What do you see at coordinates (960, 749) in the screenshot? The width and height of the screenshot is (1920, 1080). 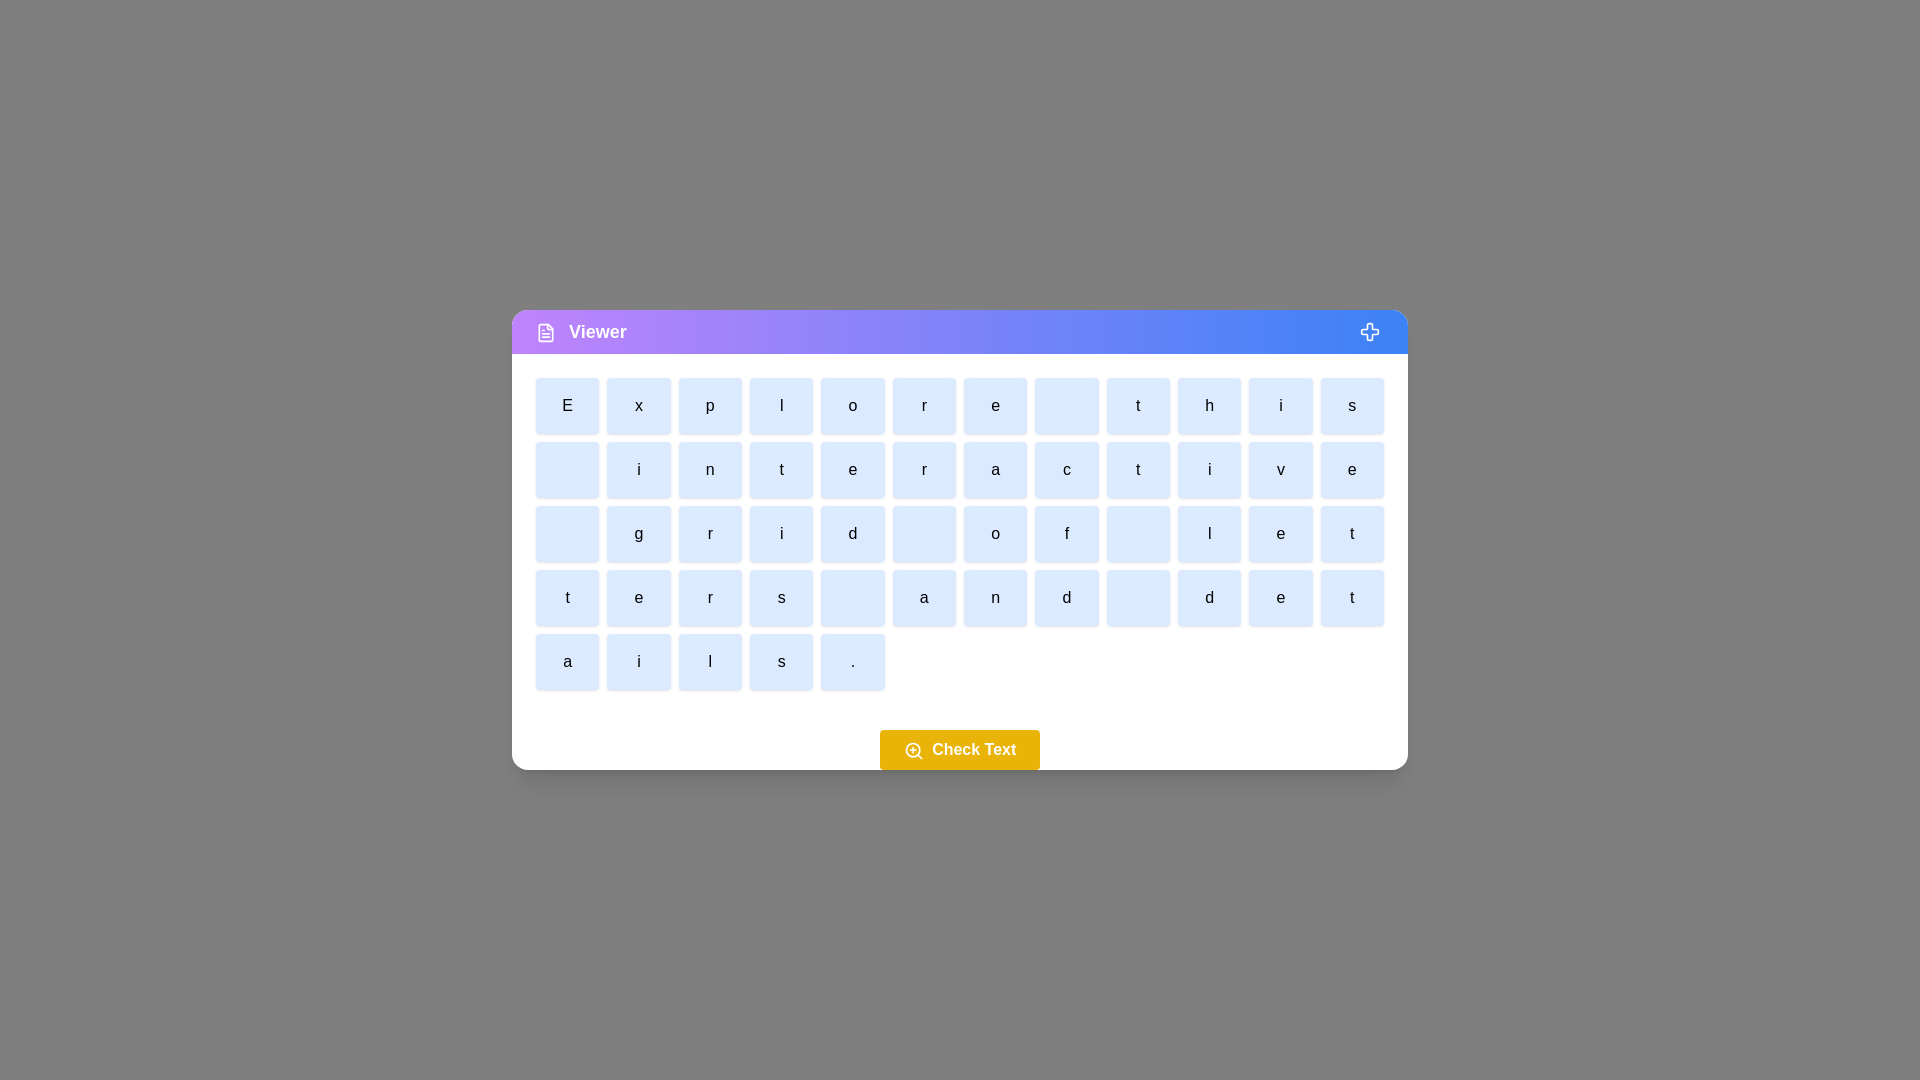 I see `'Check Text' button to reset and show the dialog` at bounding box center [960, 749].